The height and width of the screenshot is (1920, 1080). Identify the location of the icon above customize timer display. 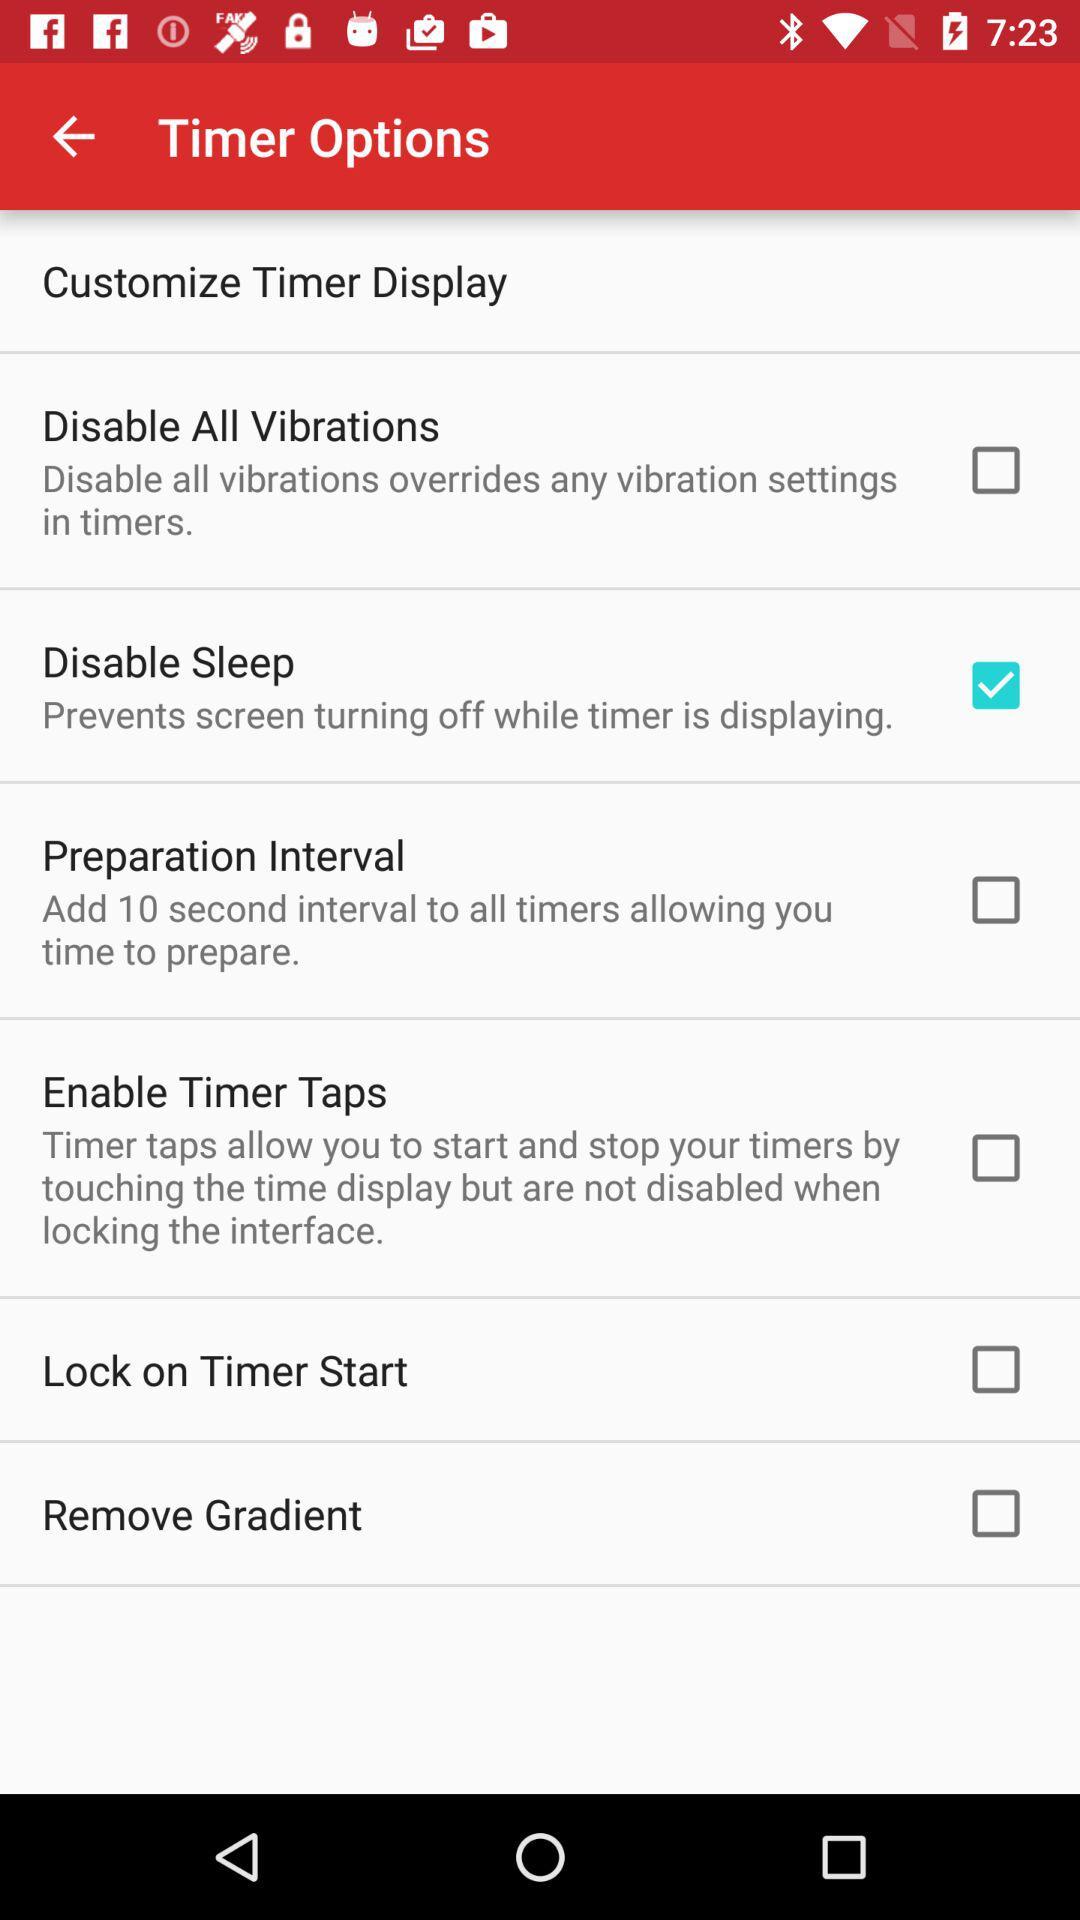
(72, 135).